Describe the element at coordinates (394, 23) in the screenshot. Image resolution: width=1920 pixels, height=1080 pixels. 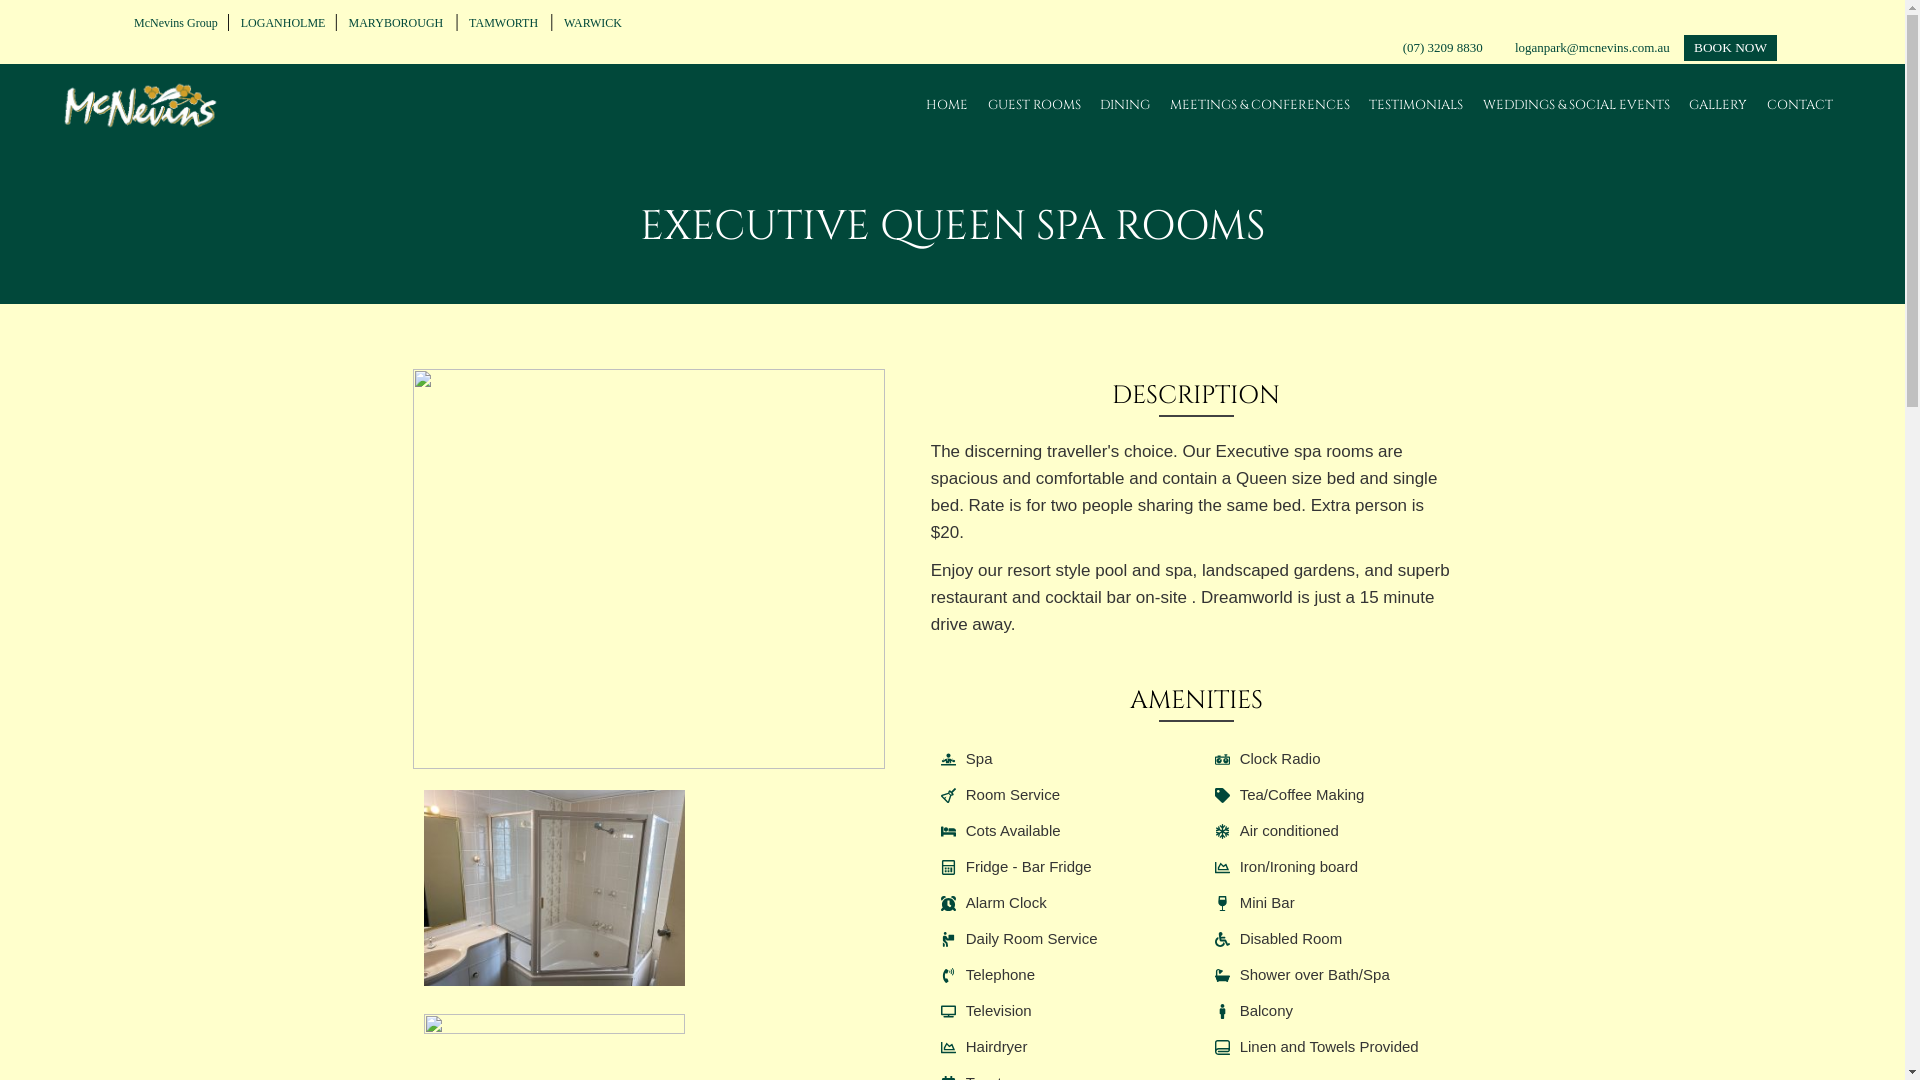
I see `'  MARYBOROUGH'` at that location.